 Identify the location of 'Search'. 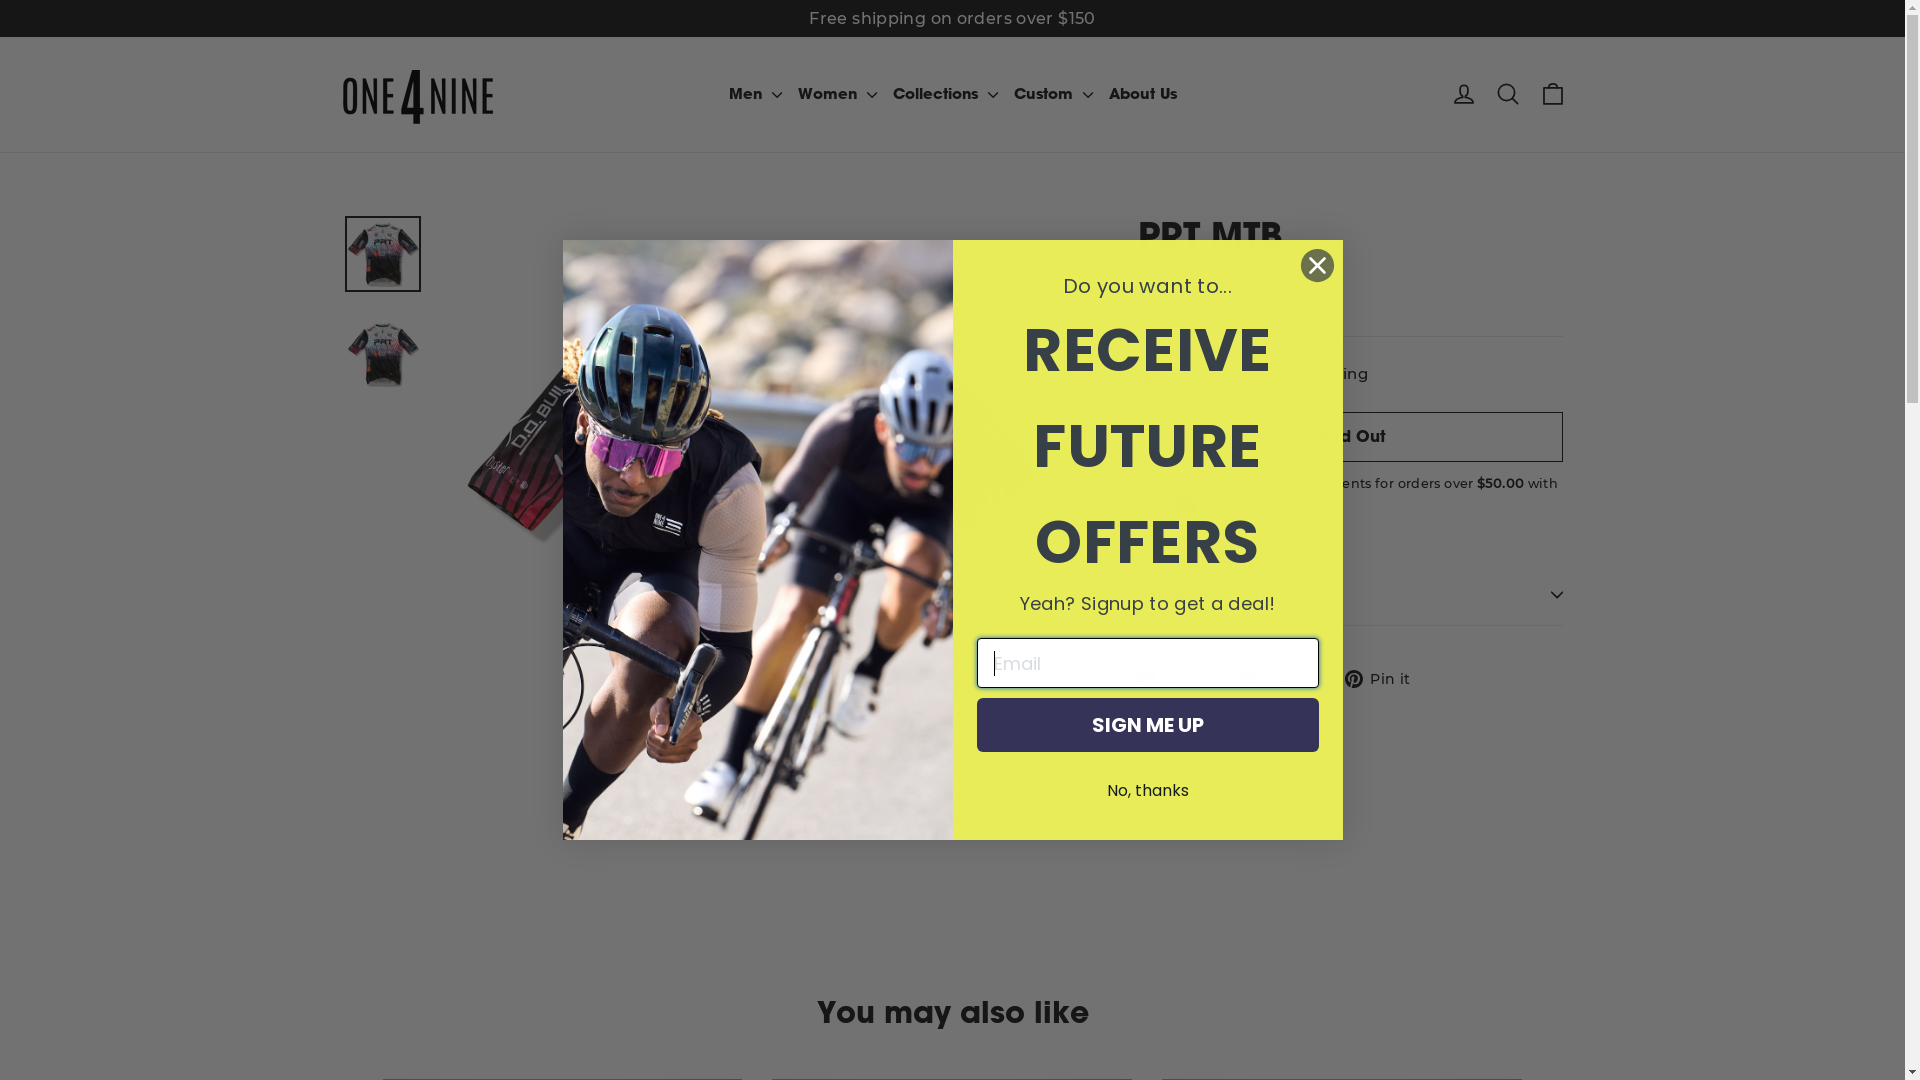
(1507, 93).